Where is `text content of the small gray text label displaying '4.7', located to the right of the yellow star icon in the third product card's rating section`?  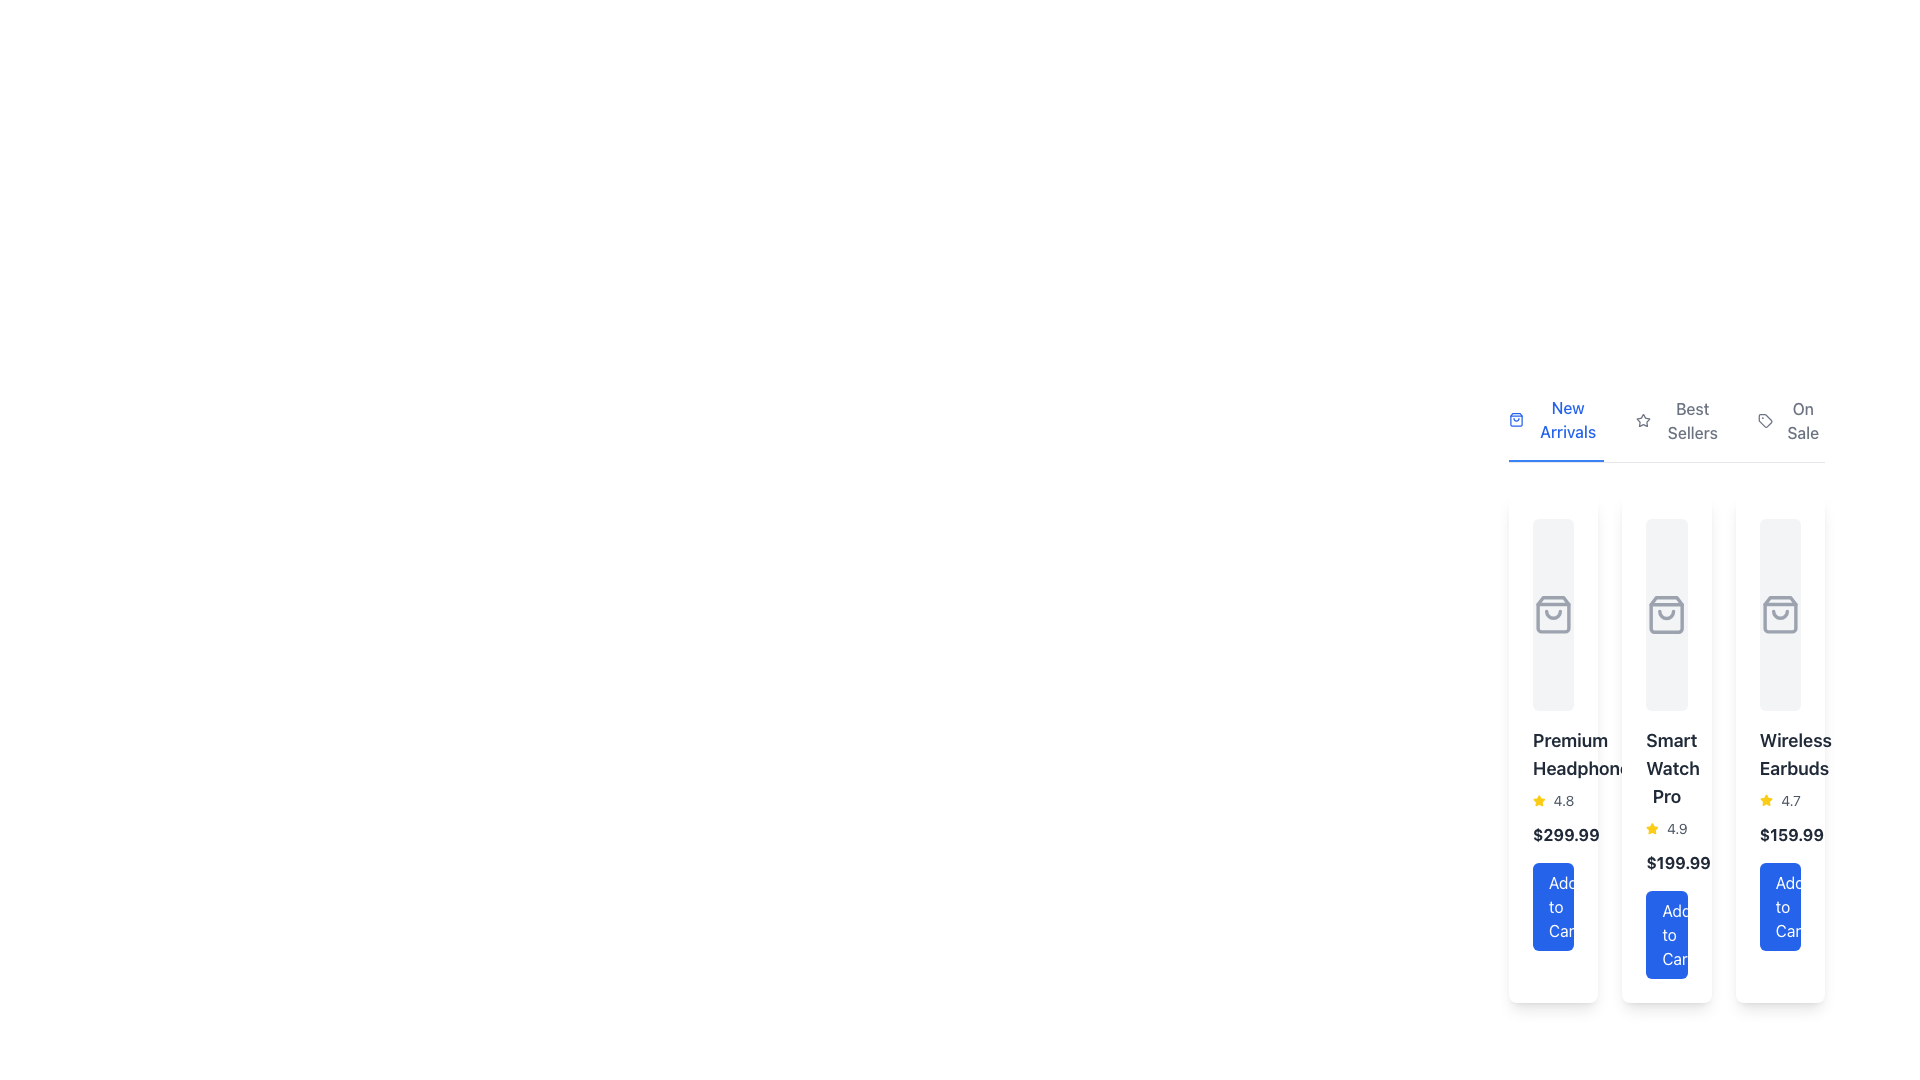 text content of the small gray text label displaying '4.7', located to the right of the yellow star icon in the third product card's rating section is located at coordinates (1791, 800).